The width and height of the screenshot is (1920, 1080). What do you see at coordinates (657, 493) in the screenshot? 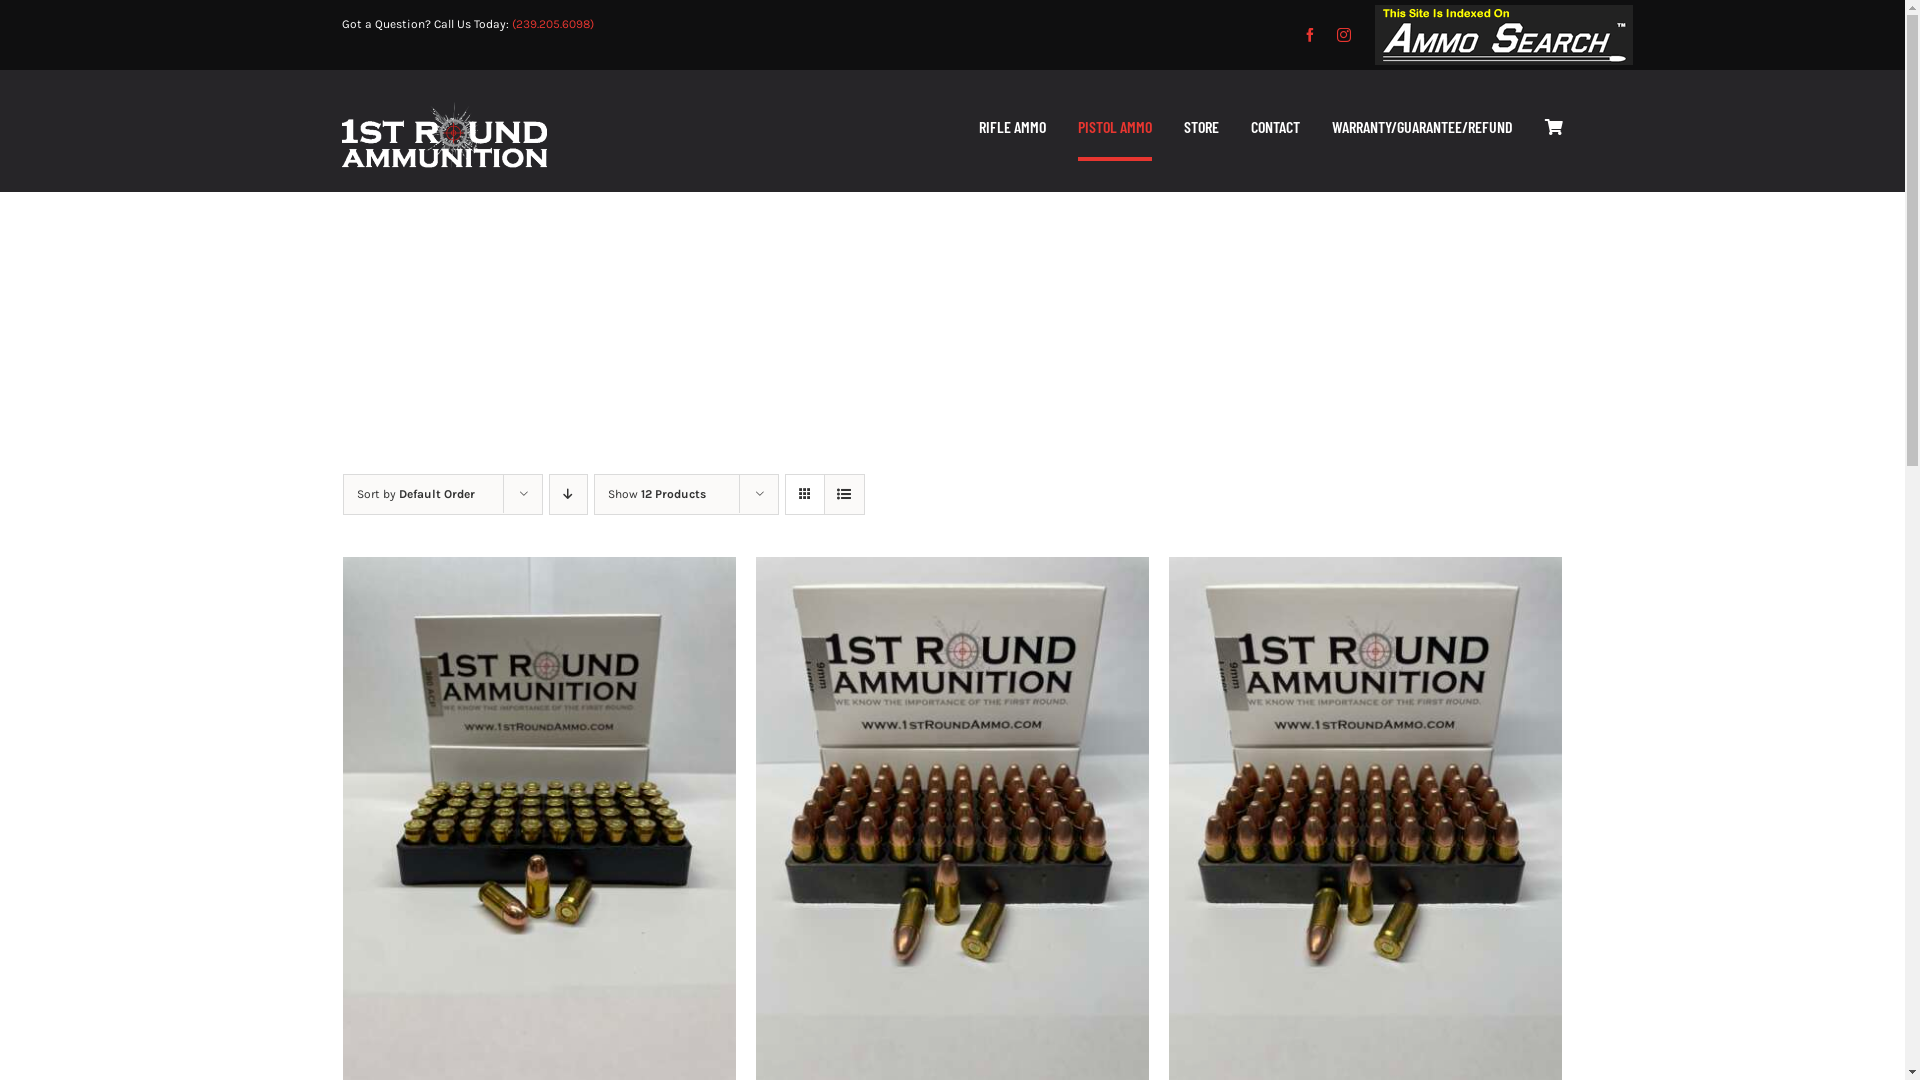
I see `'Show 12 Products'` at bounding box center [657, 493].